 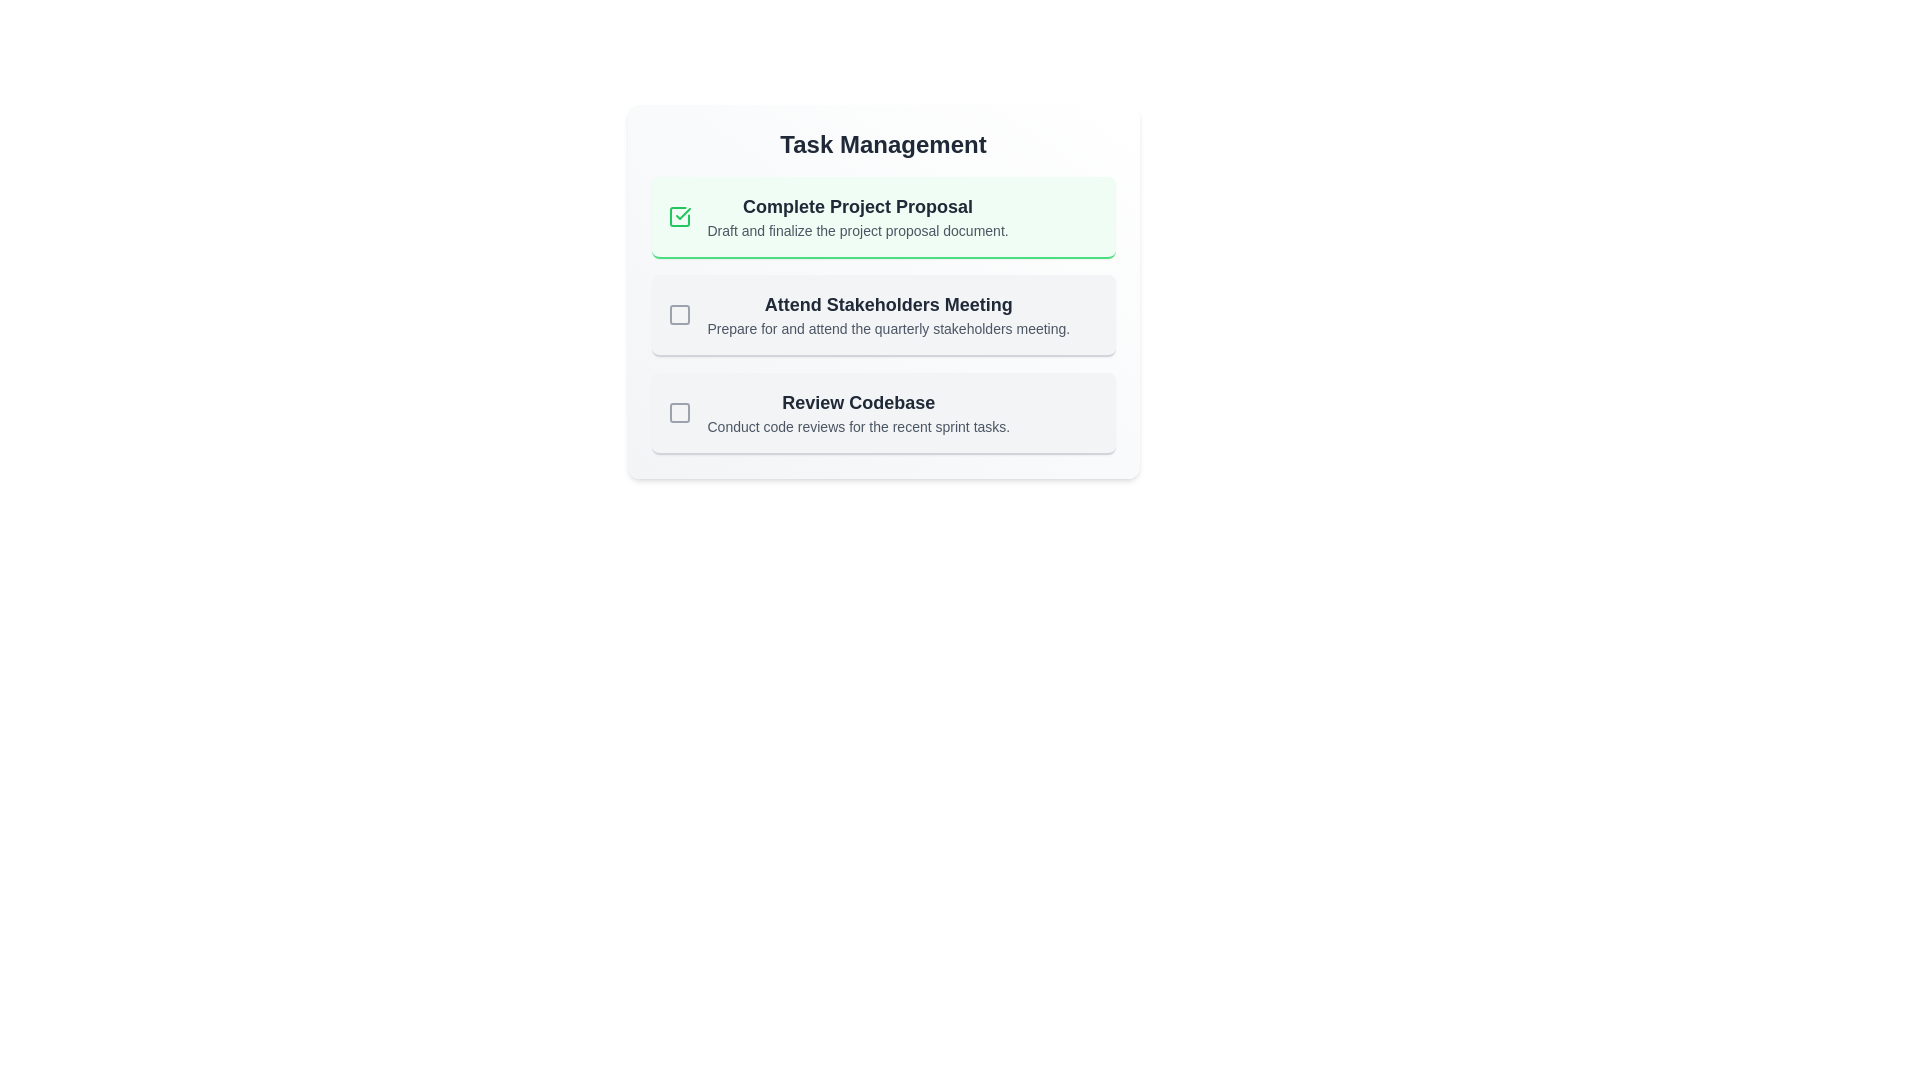 I want to click on the task list item indicating the completion of the project proposal, which has a green background and a checkmark, so click(x=882, y=218).